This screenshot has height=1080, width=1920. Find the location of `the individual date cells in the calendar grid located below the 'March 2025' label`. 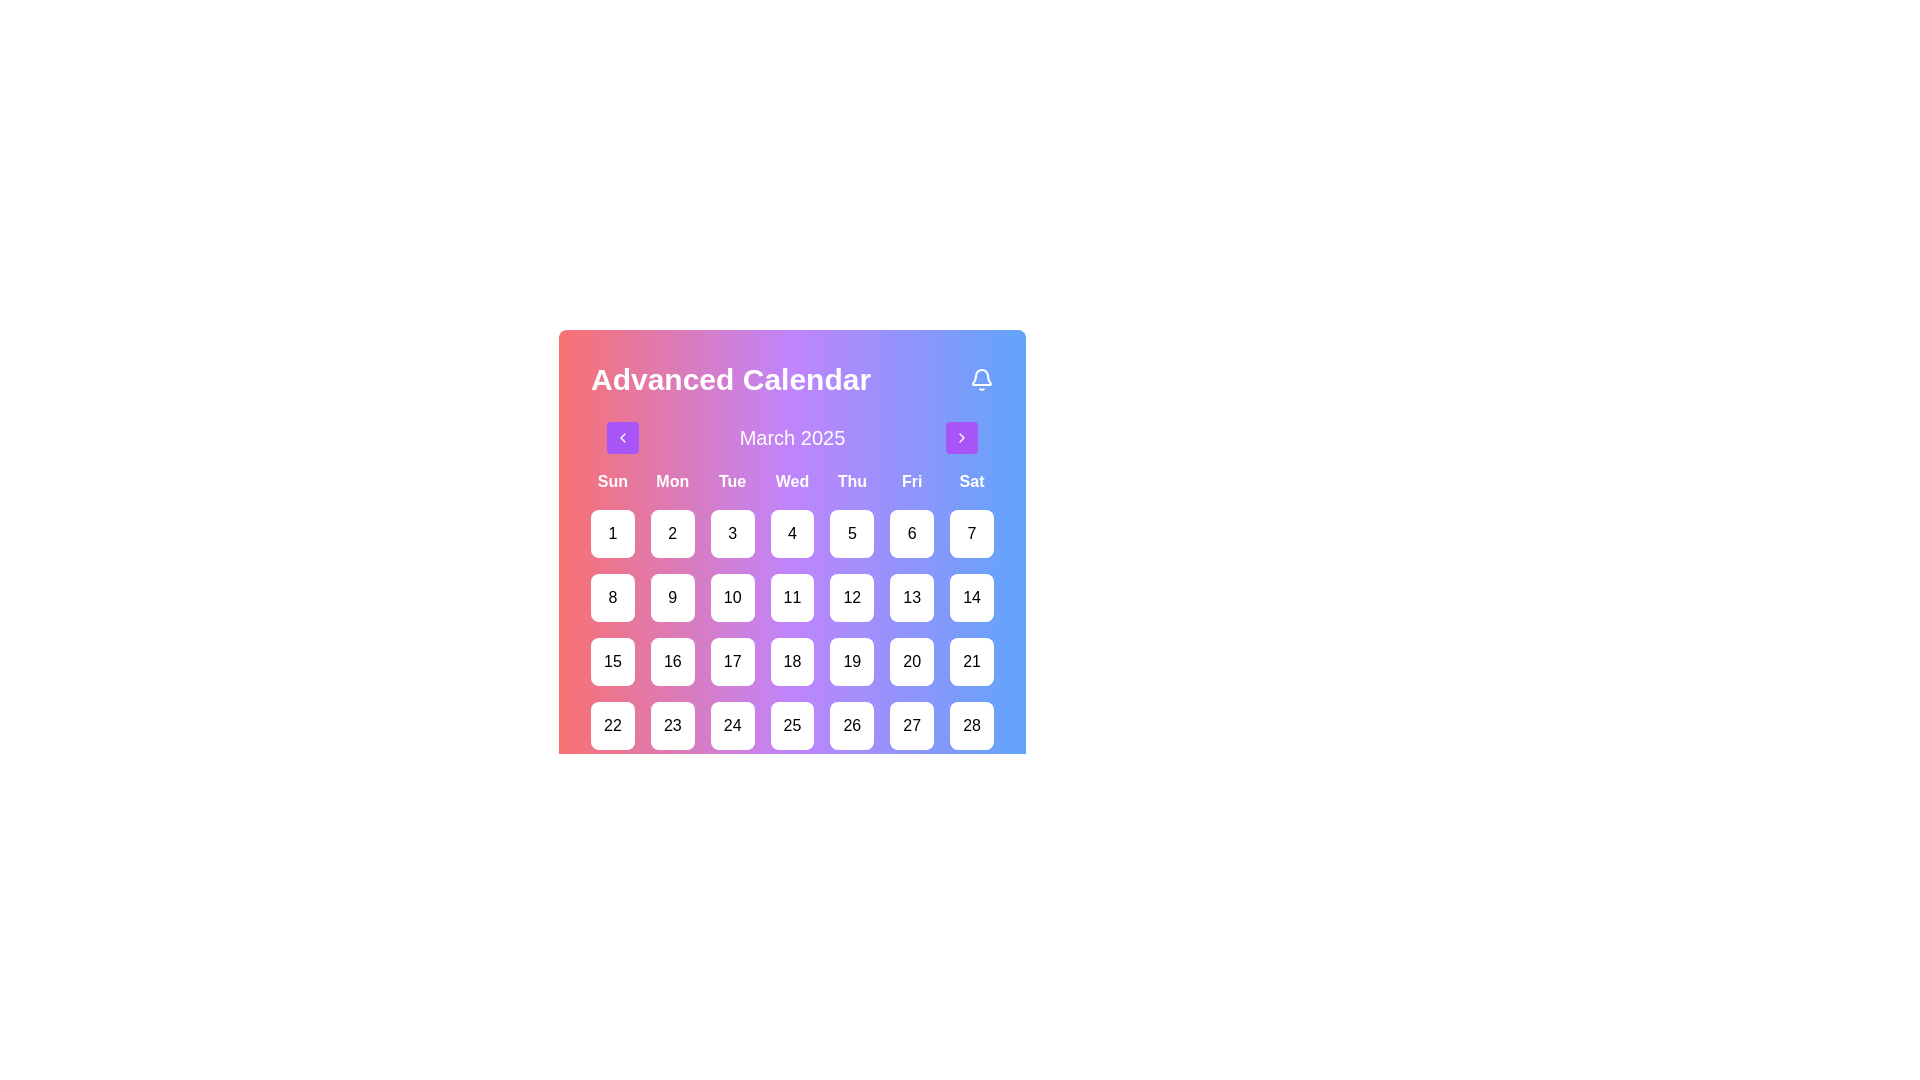

the individual date cells in the calendar grid located below the 'March 2025' label is located at coordinates (791, 641).